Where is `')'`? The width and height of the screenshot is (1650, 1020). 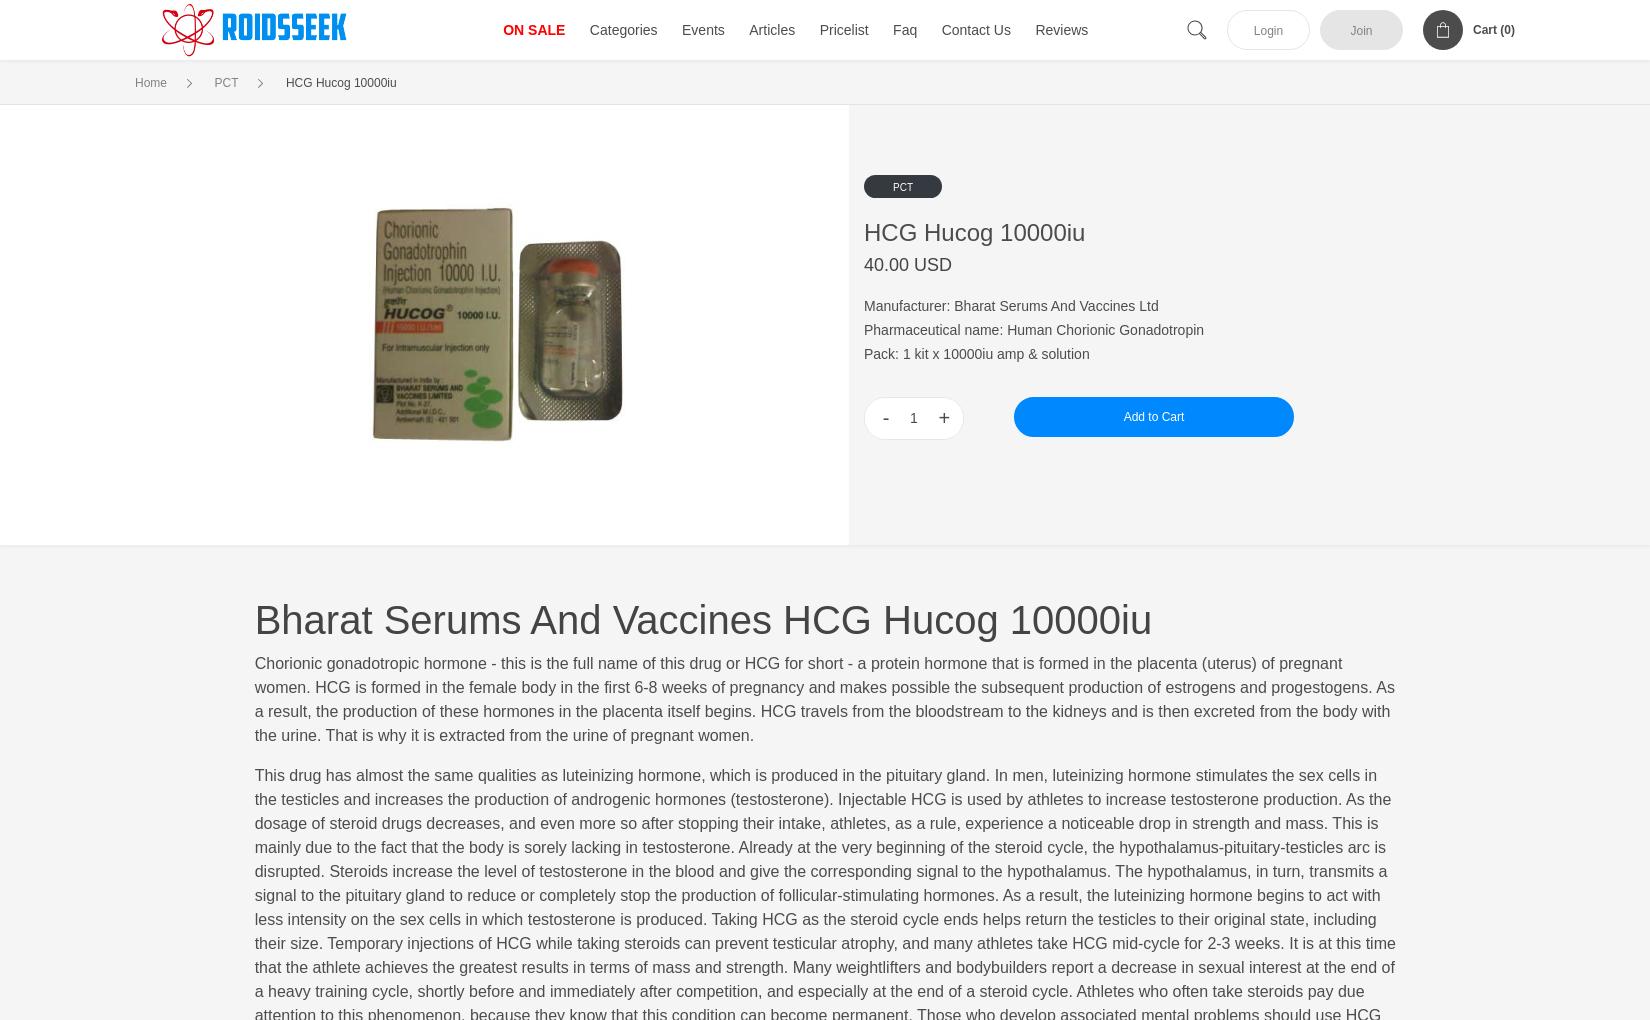 ')' is located at coordinates (1512, 28).